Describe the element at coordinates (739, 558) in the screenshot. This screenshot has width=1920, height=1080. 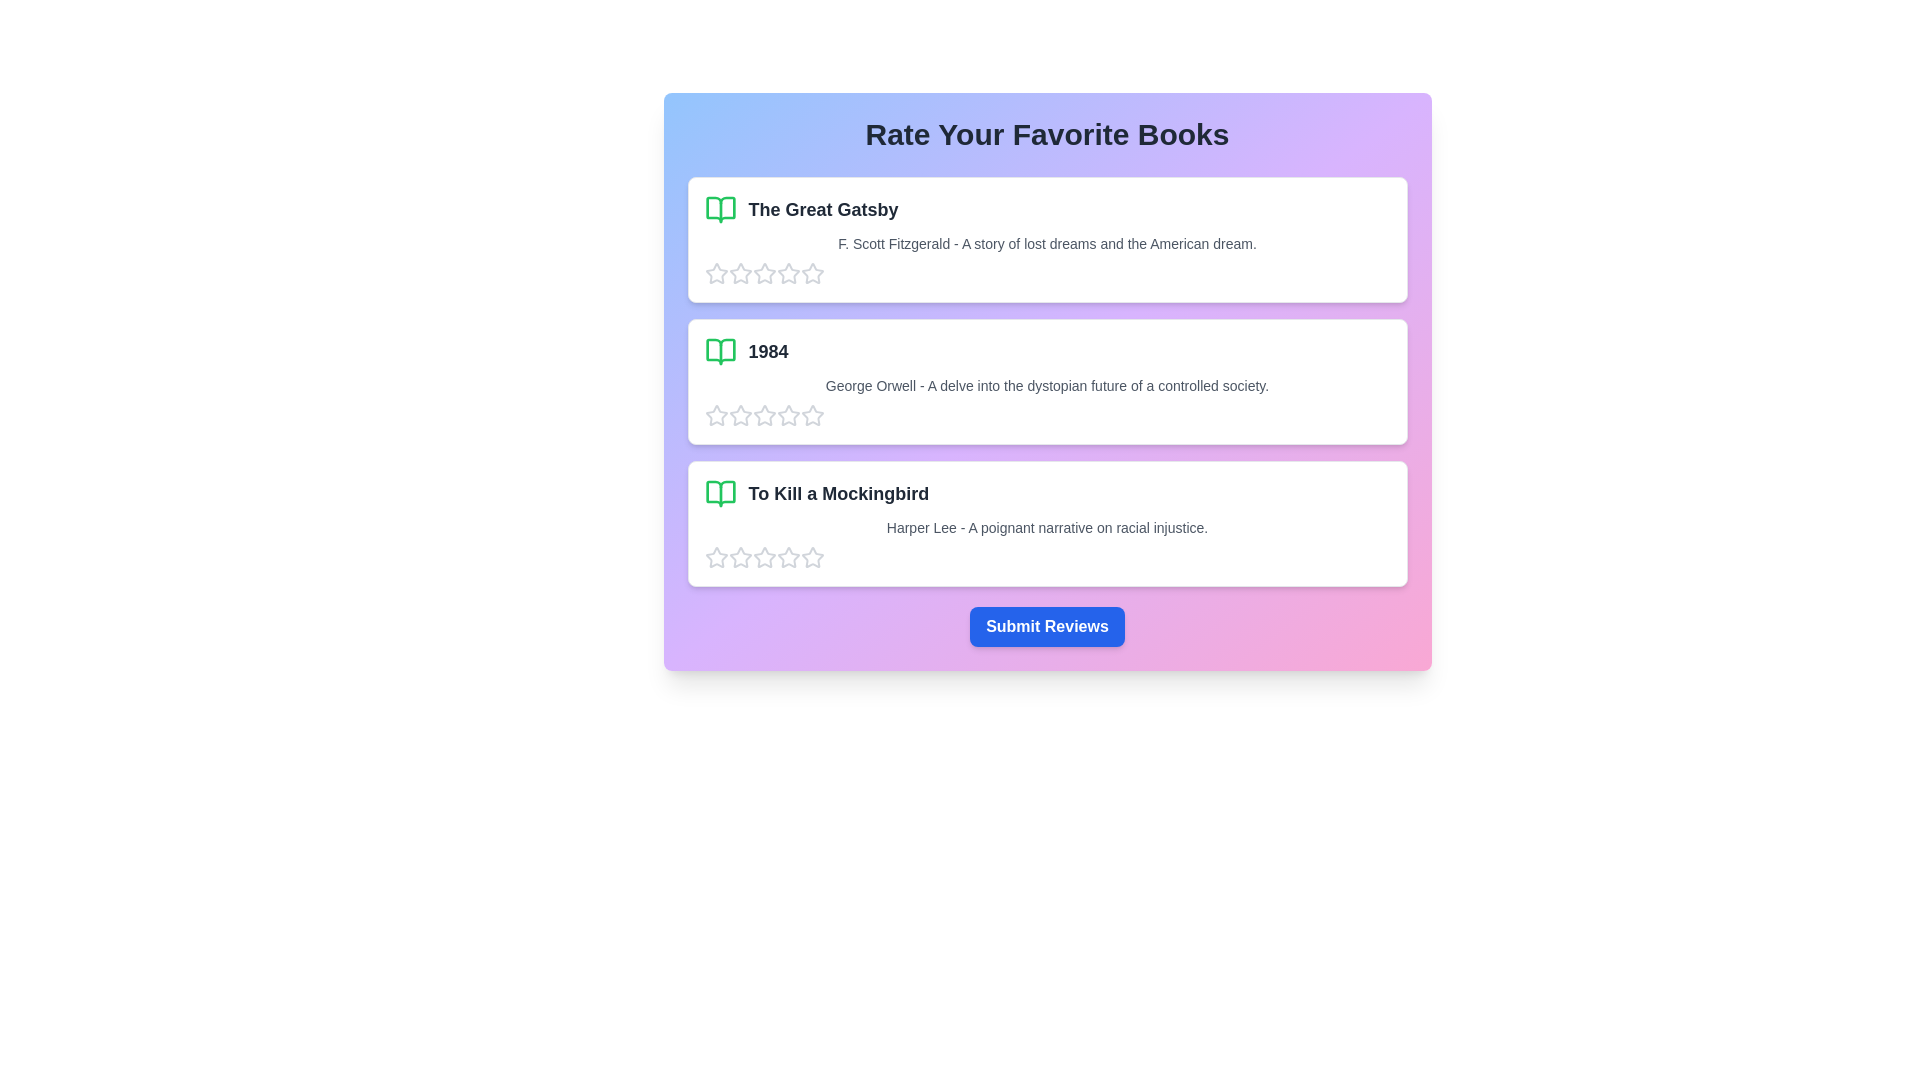
I see `the star corresponding to 2 for the book titled To Kill a Mockingbird` at that location.